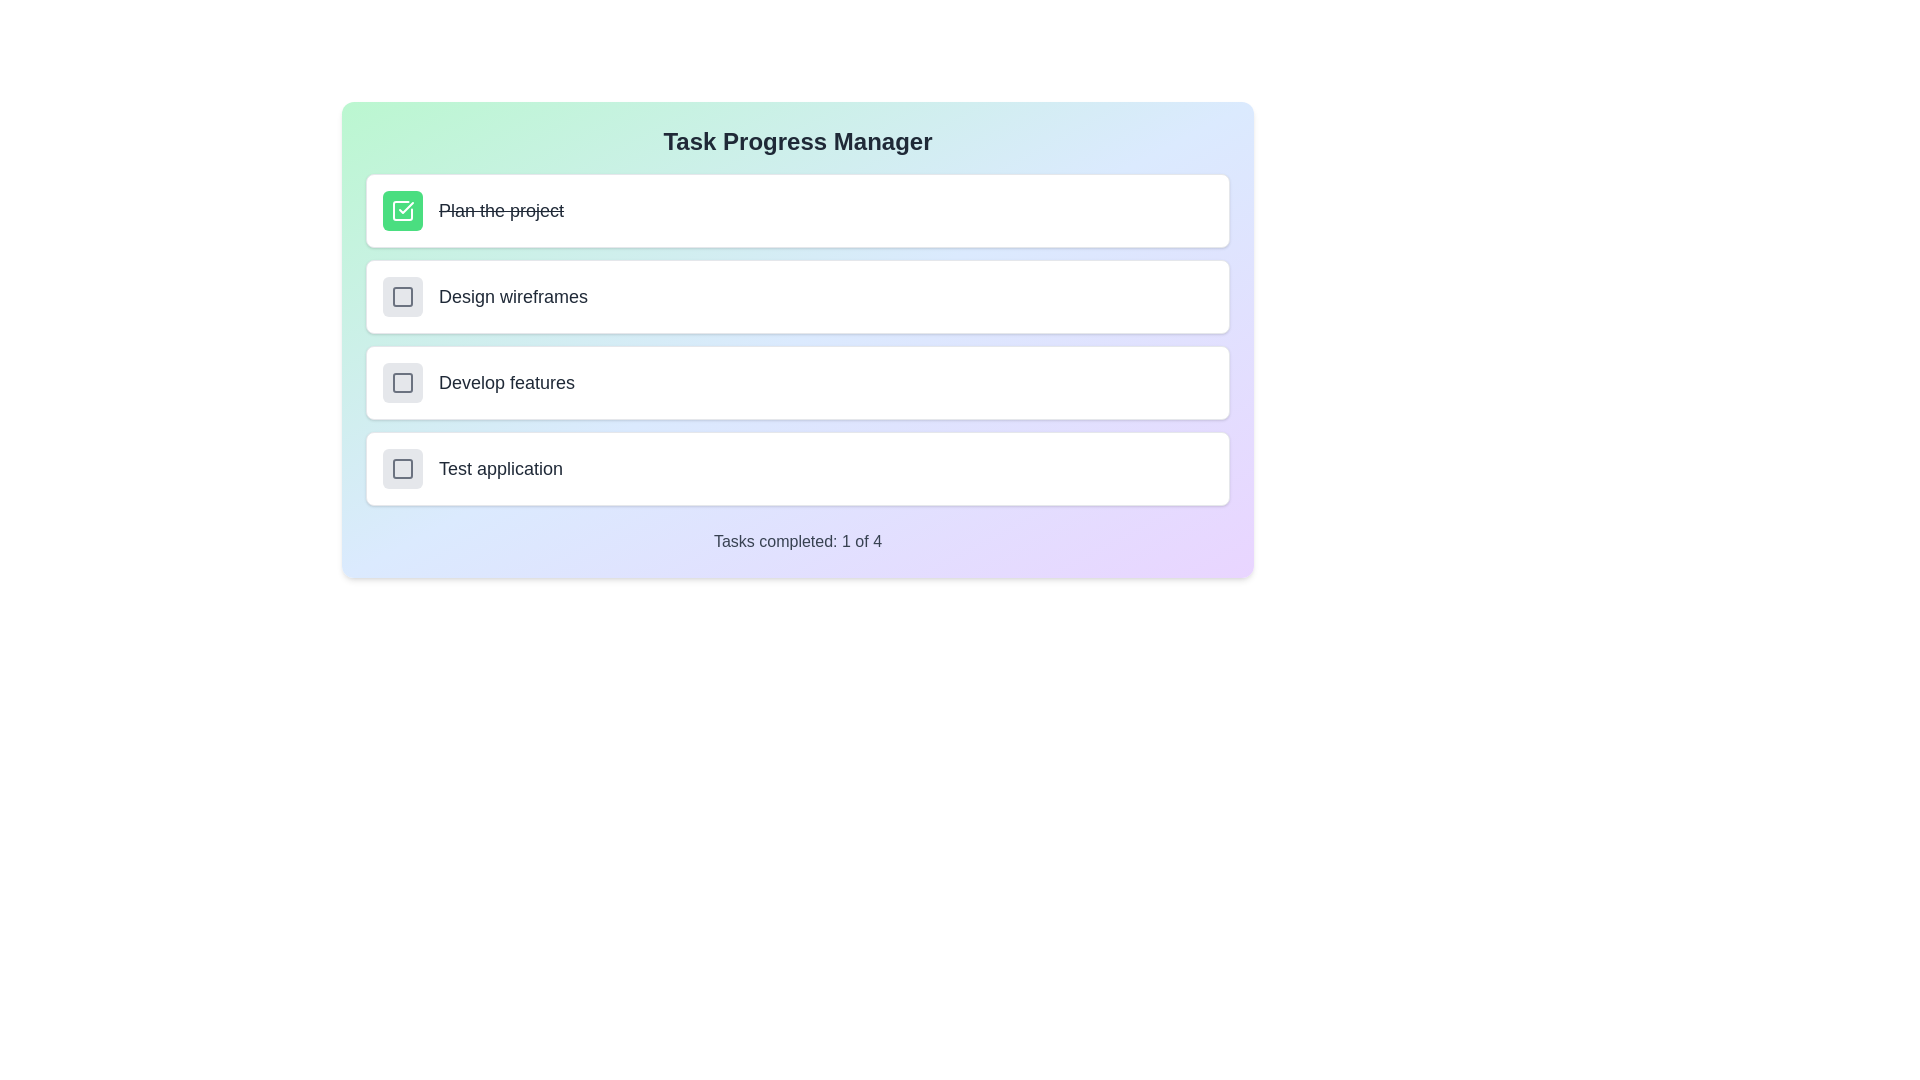 The width and height of the screenshot is (1920, 1080). What do you see at coordinates (402, 297) in the screenshot?
I see `the checkbox-style input element associated with the task labeled 'Design wireframes' to observe the scaling effect` at bounding box center [402, 297].